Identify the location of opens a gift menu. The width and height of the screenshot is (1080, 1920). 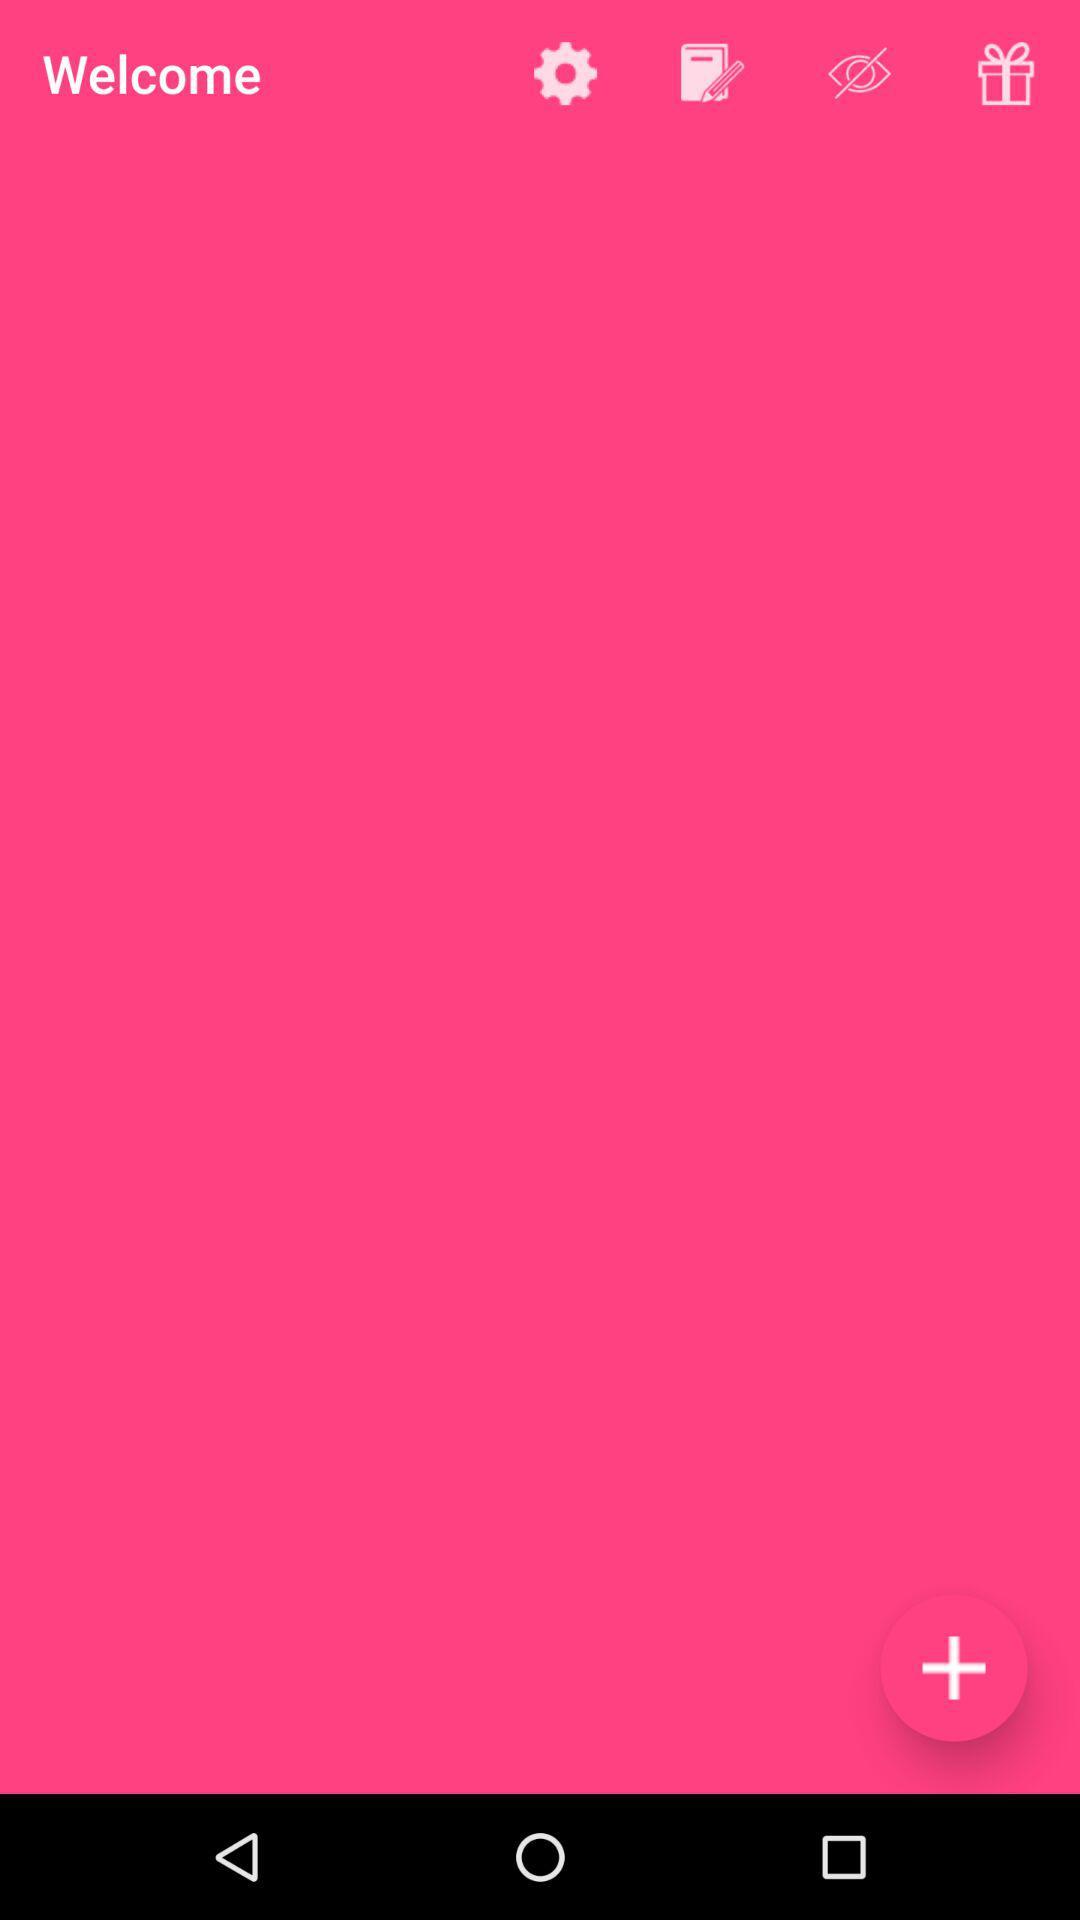
(1006, 73).